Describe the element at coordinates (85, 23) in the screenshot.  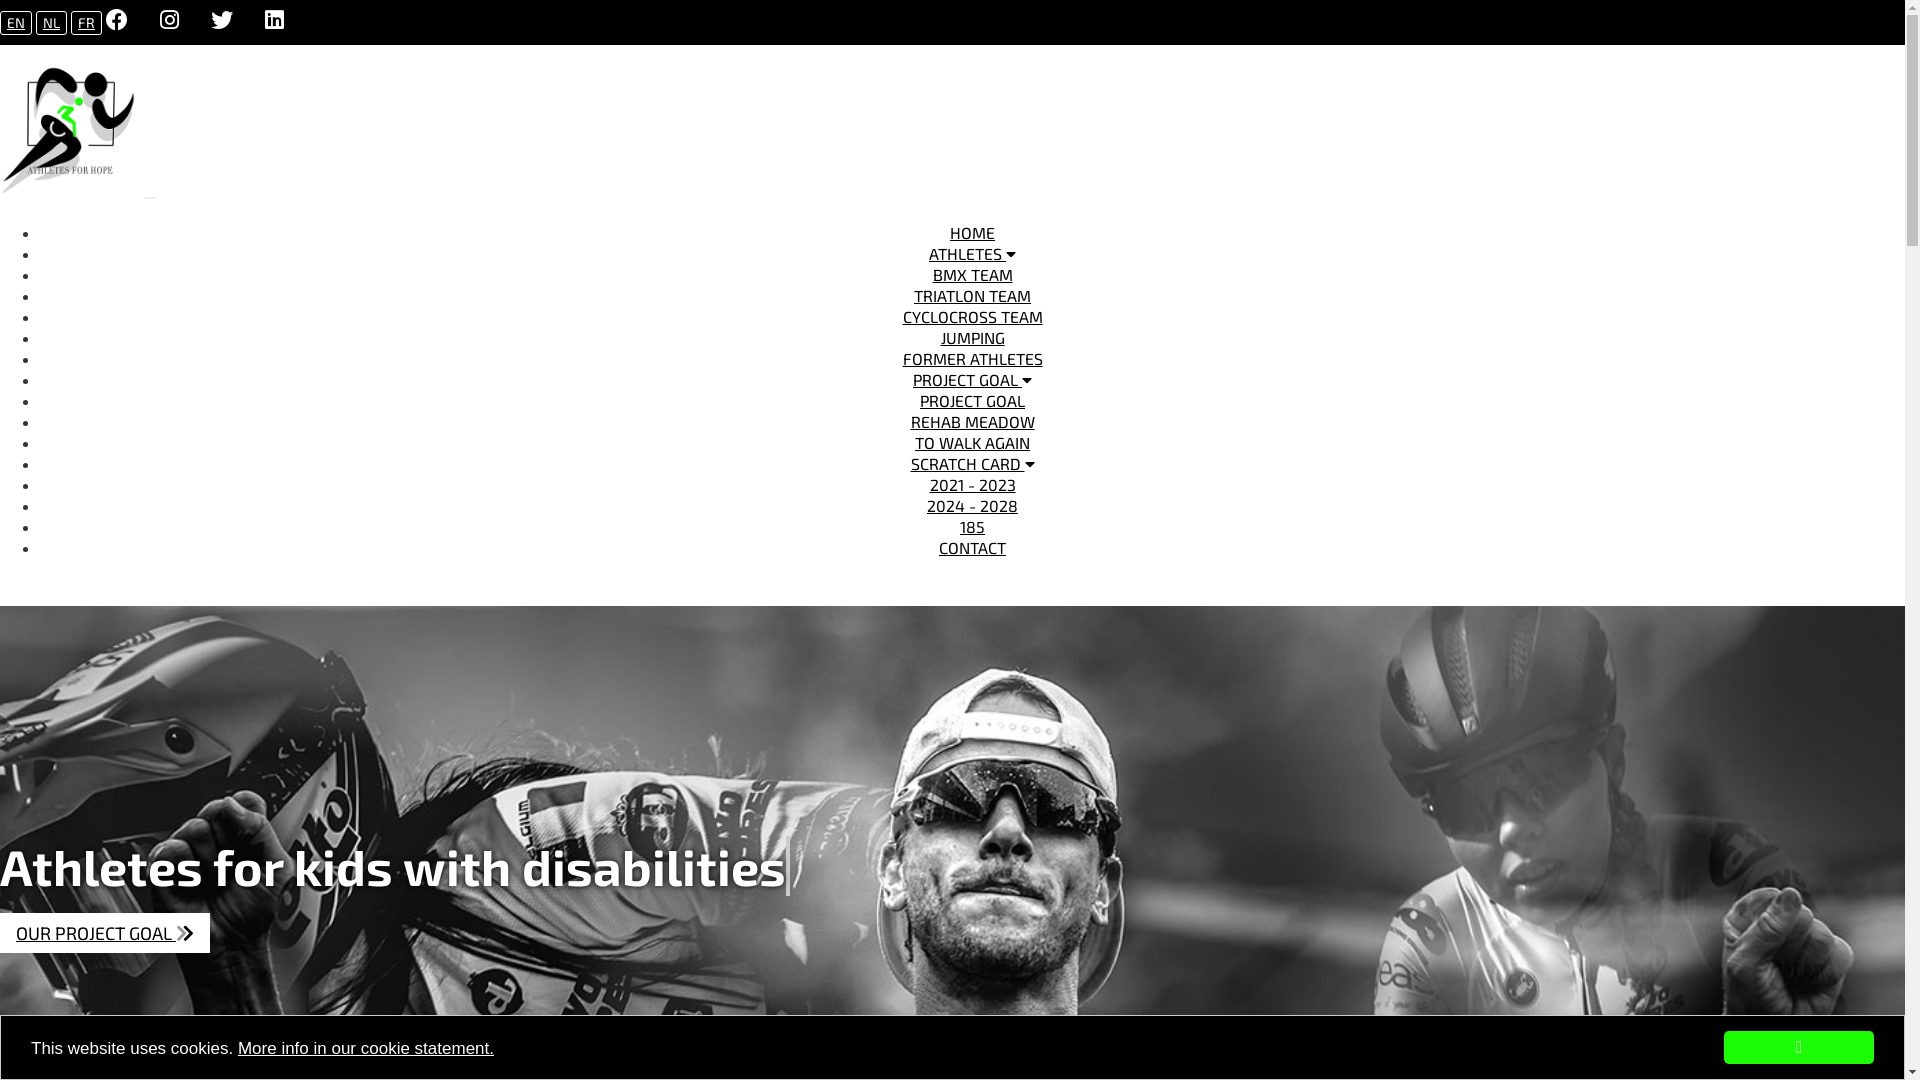
I see `'FR'` at that location.